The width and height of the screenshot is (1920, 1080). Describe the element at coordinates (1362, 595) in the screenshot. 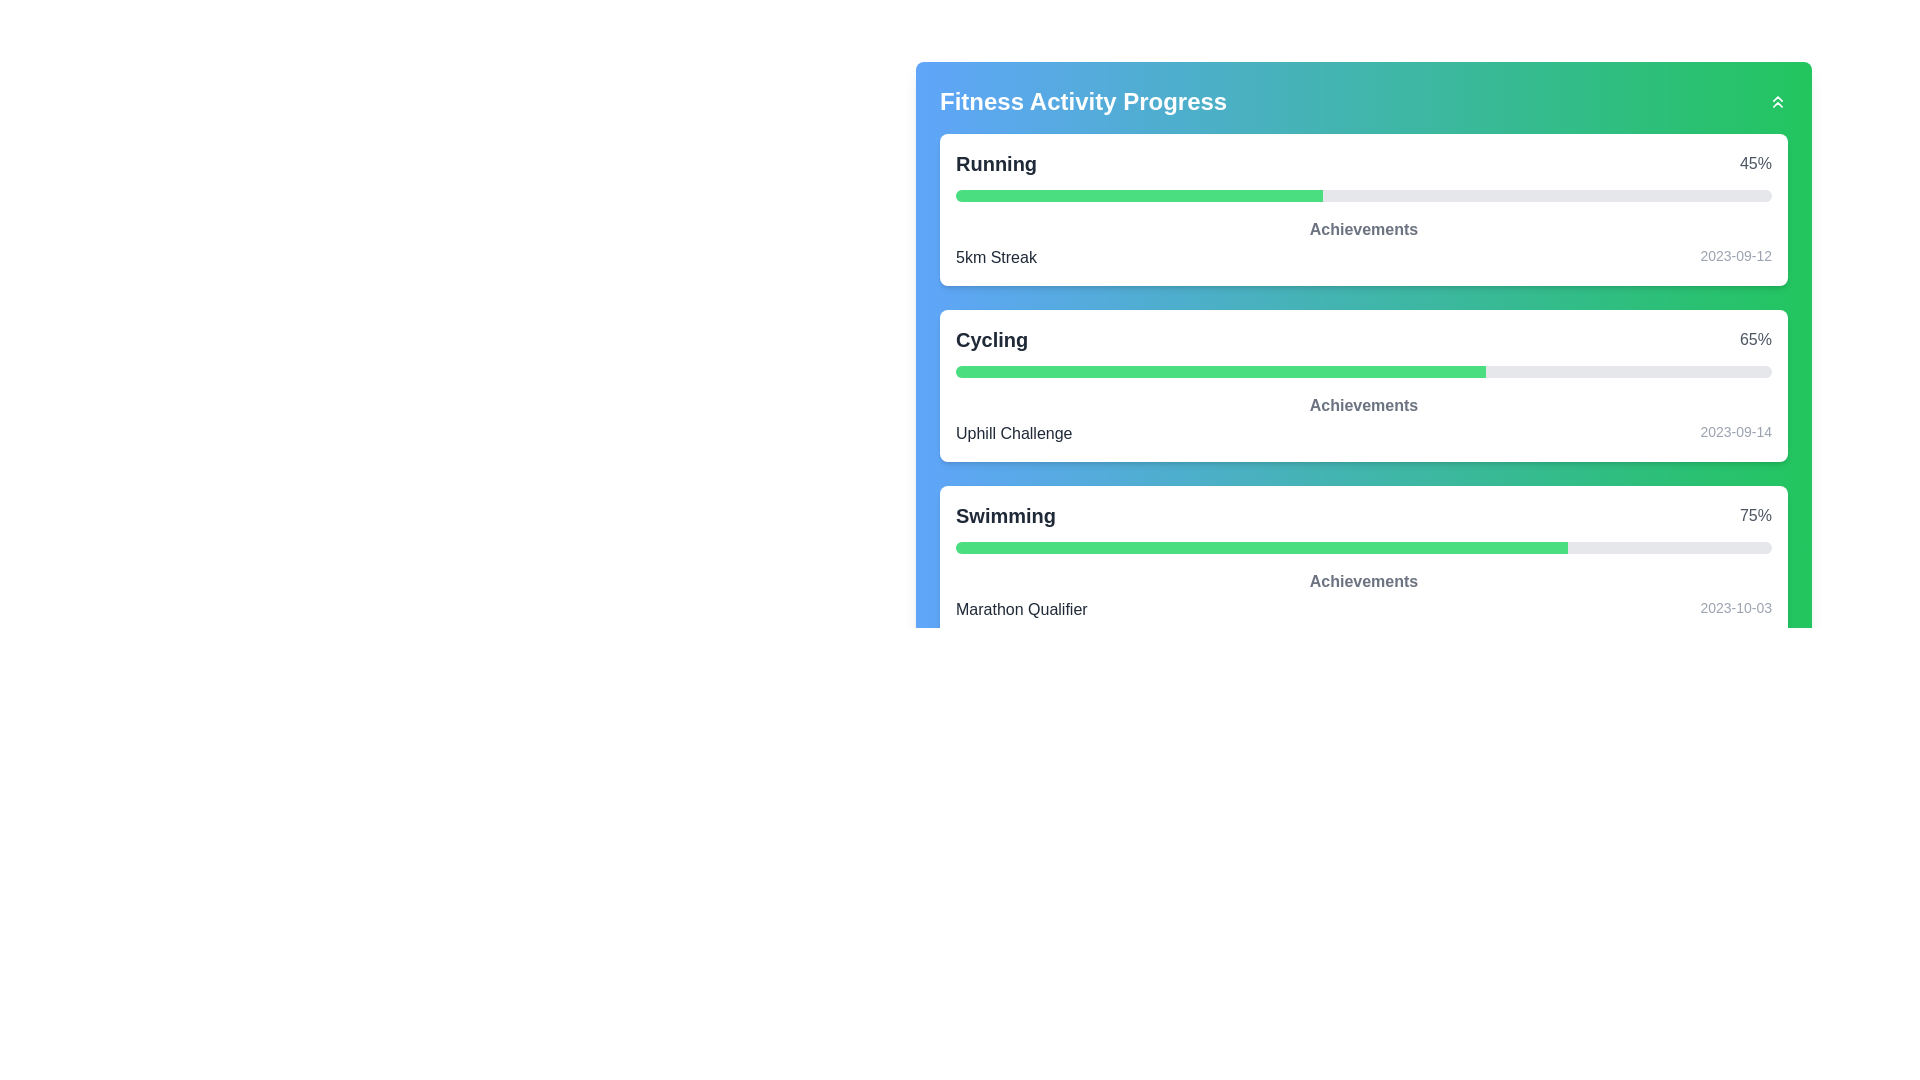

I see `the Text content block displaying 'Achievements', 'Marathon Qualifier', and the date '2023-10-03', located within the 'Swimming' card, below the green progress bar` at that location.